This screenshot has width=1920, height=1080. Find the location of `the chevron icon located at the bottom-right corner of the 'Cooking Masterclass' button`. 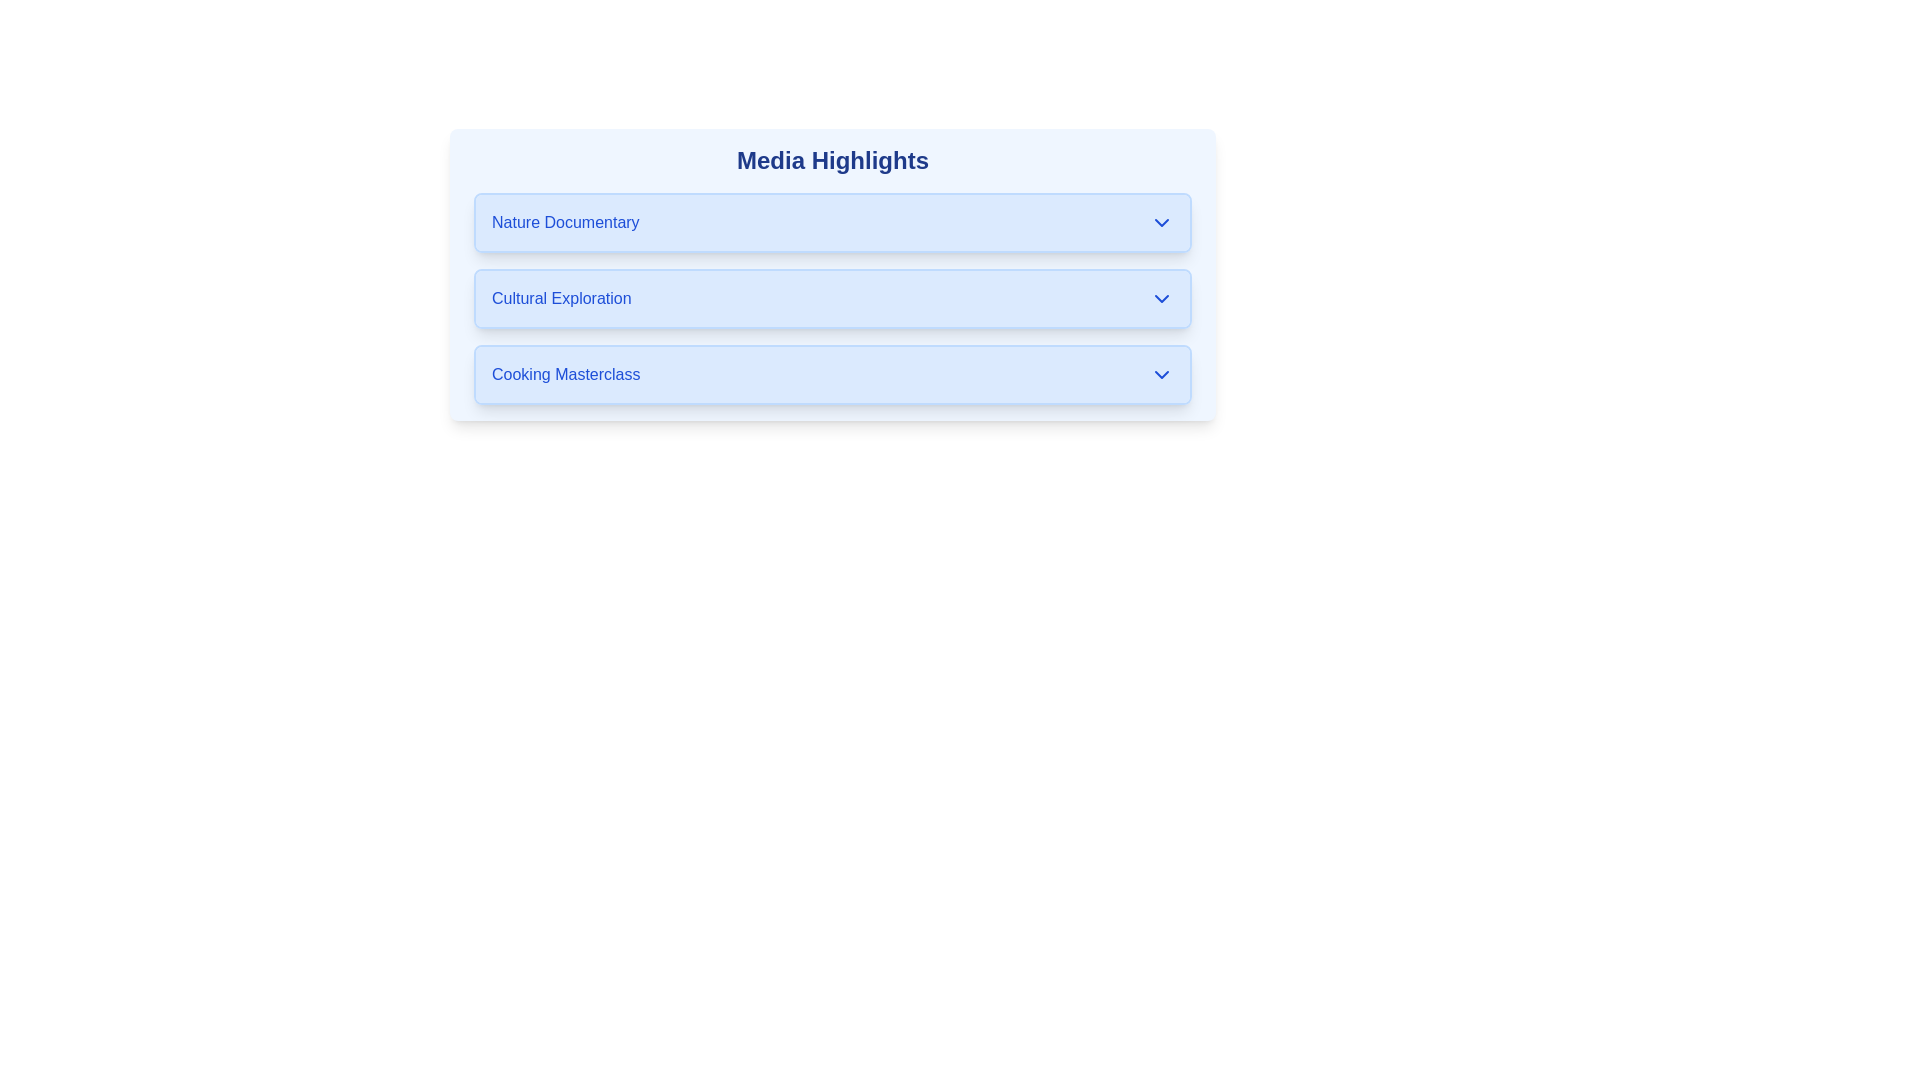

the chevron icon located at the bottom-right corner of the 'Cooking Masterclass' button is located at coordinates (1161, 374).